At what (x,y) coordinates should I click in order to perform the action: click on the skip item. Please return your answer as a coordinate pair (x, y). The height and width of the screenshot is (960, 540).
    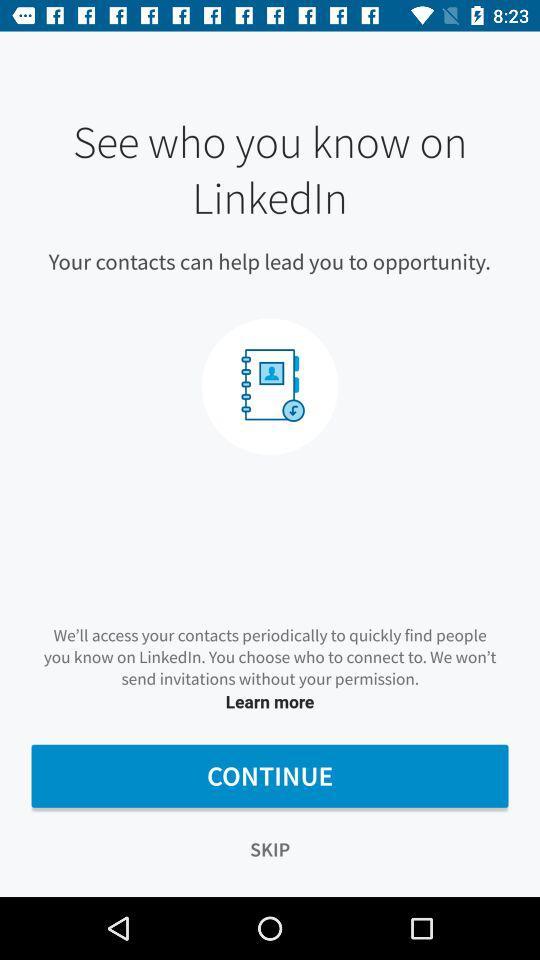
    Looking at the image, I should click on (270, 848).